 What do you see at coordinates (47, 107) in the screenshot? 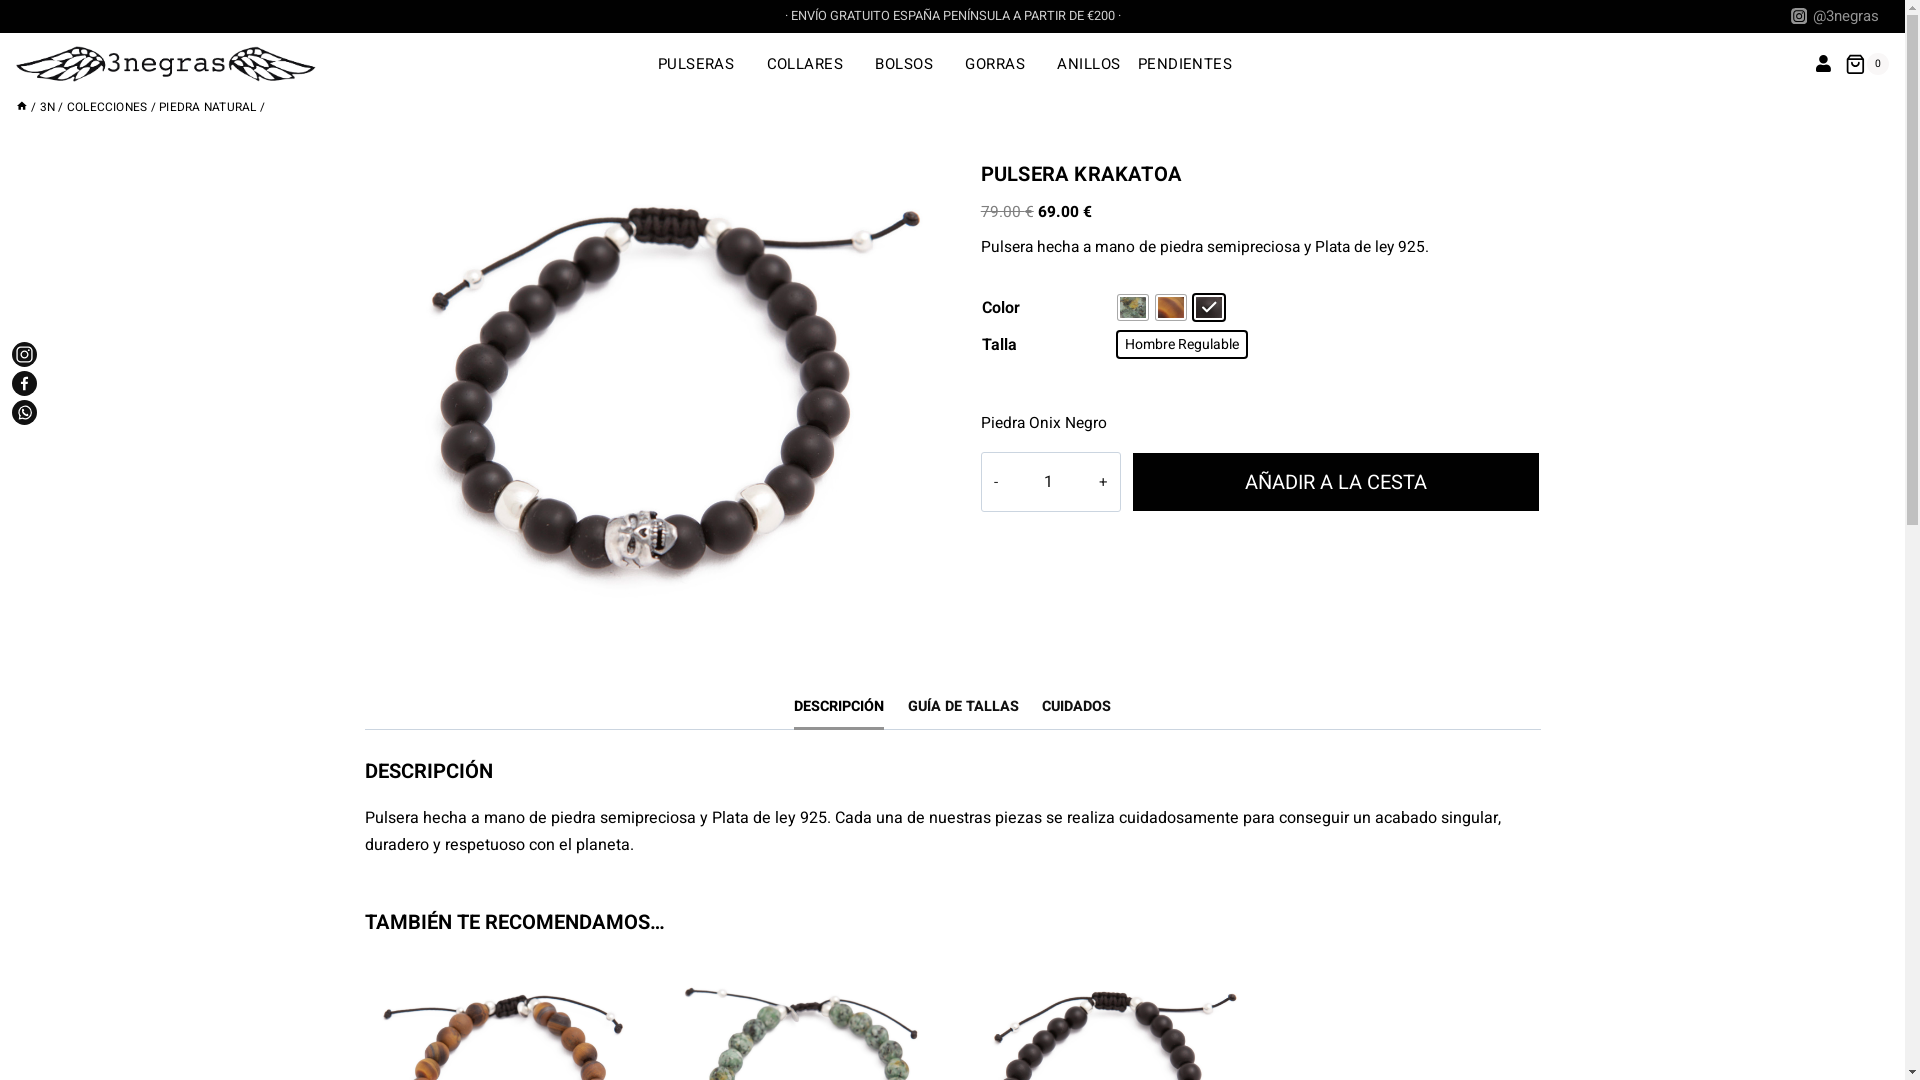
I see `'3N'` at bounding box center [47, 107].